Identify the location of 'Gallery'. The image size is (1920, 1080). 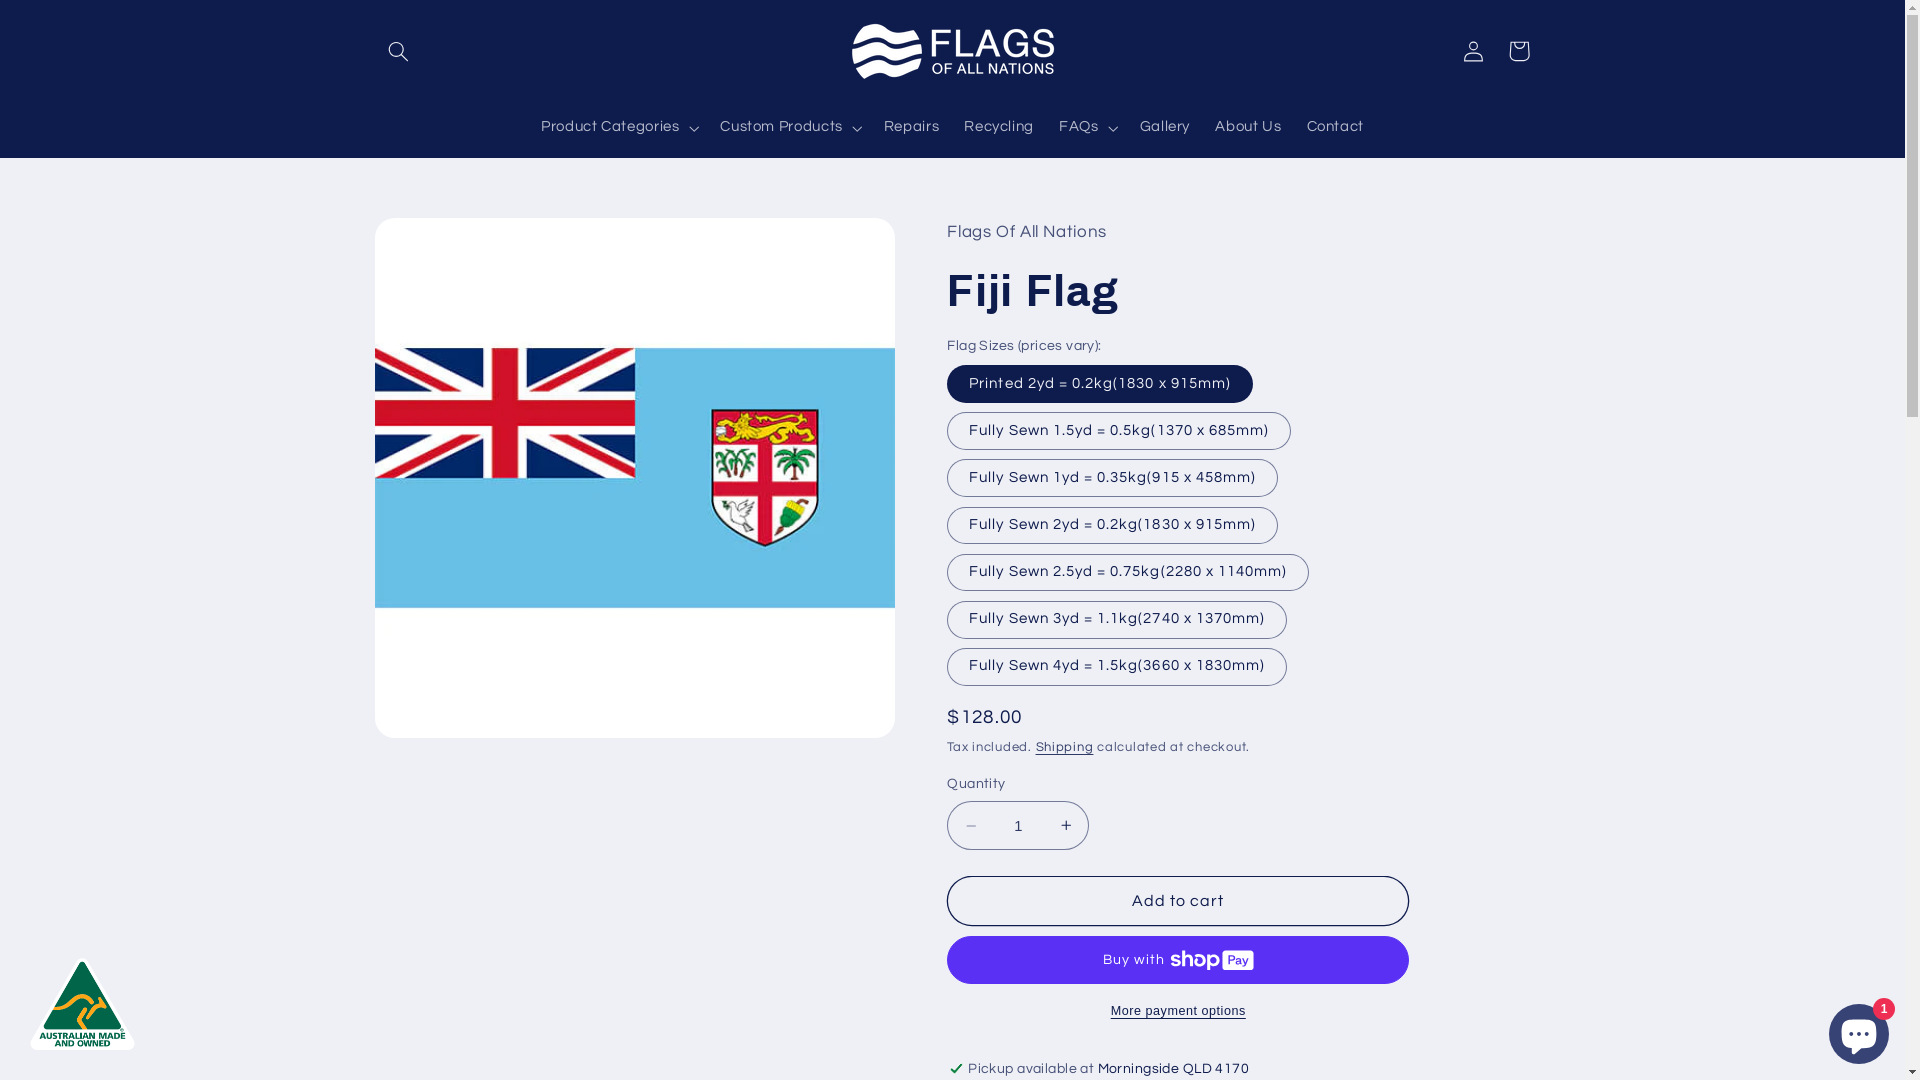
(1127, 127).